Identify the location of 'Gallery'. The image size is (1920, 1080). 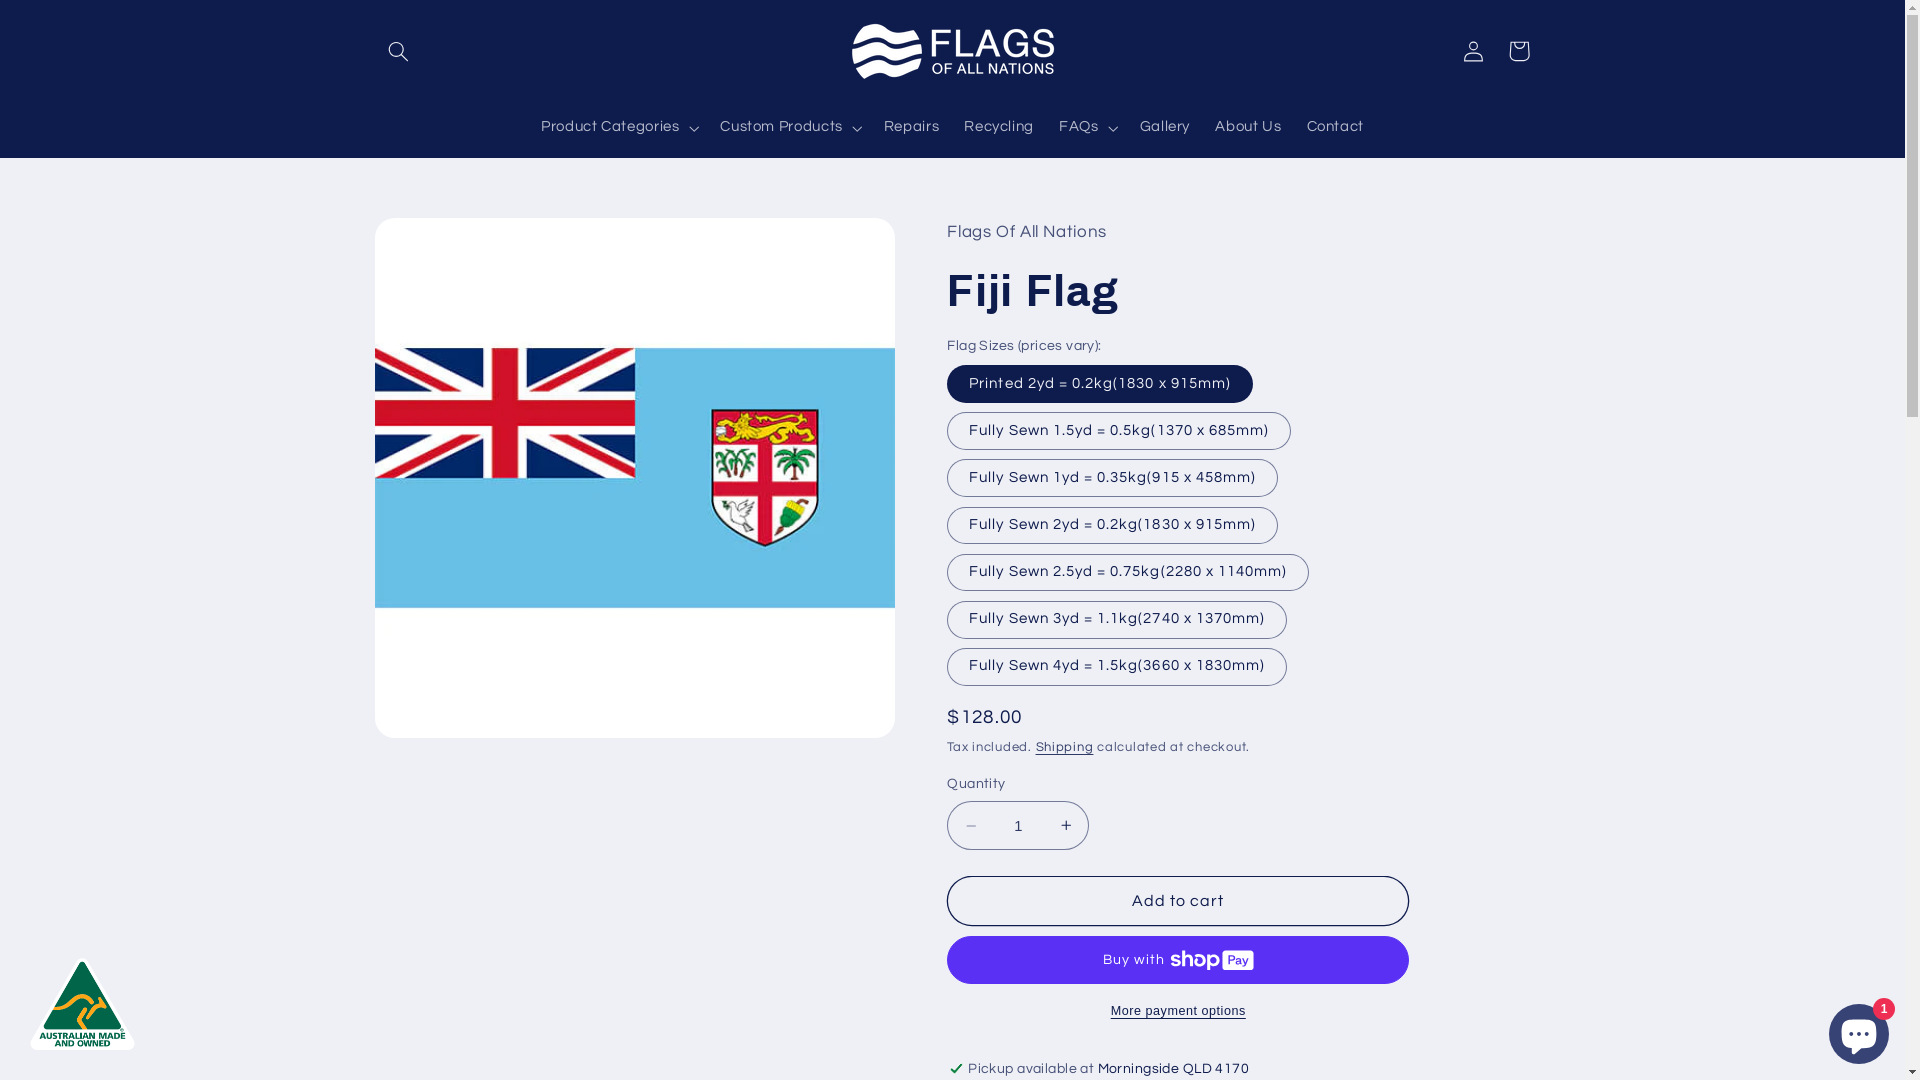
(1127, 127).